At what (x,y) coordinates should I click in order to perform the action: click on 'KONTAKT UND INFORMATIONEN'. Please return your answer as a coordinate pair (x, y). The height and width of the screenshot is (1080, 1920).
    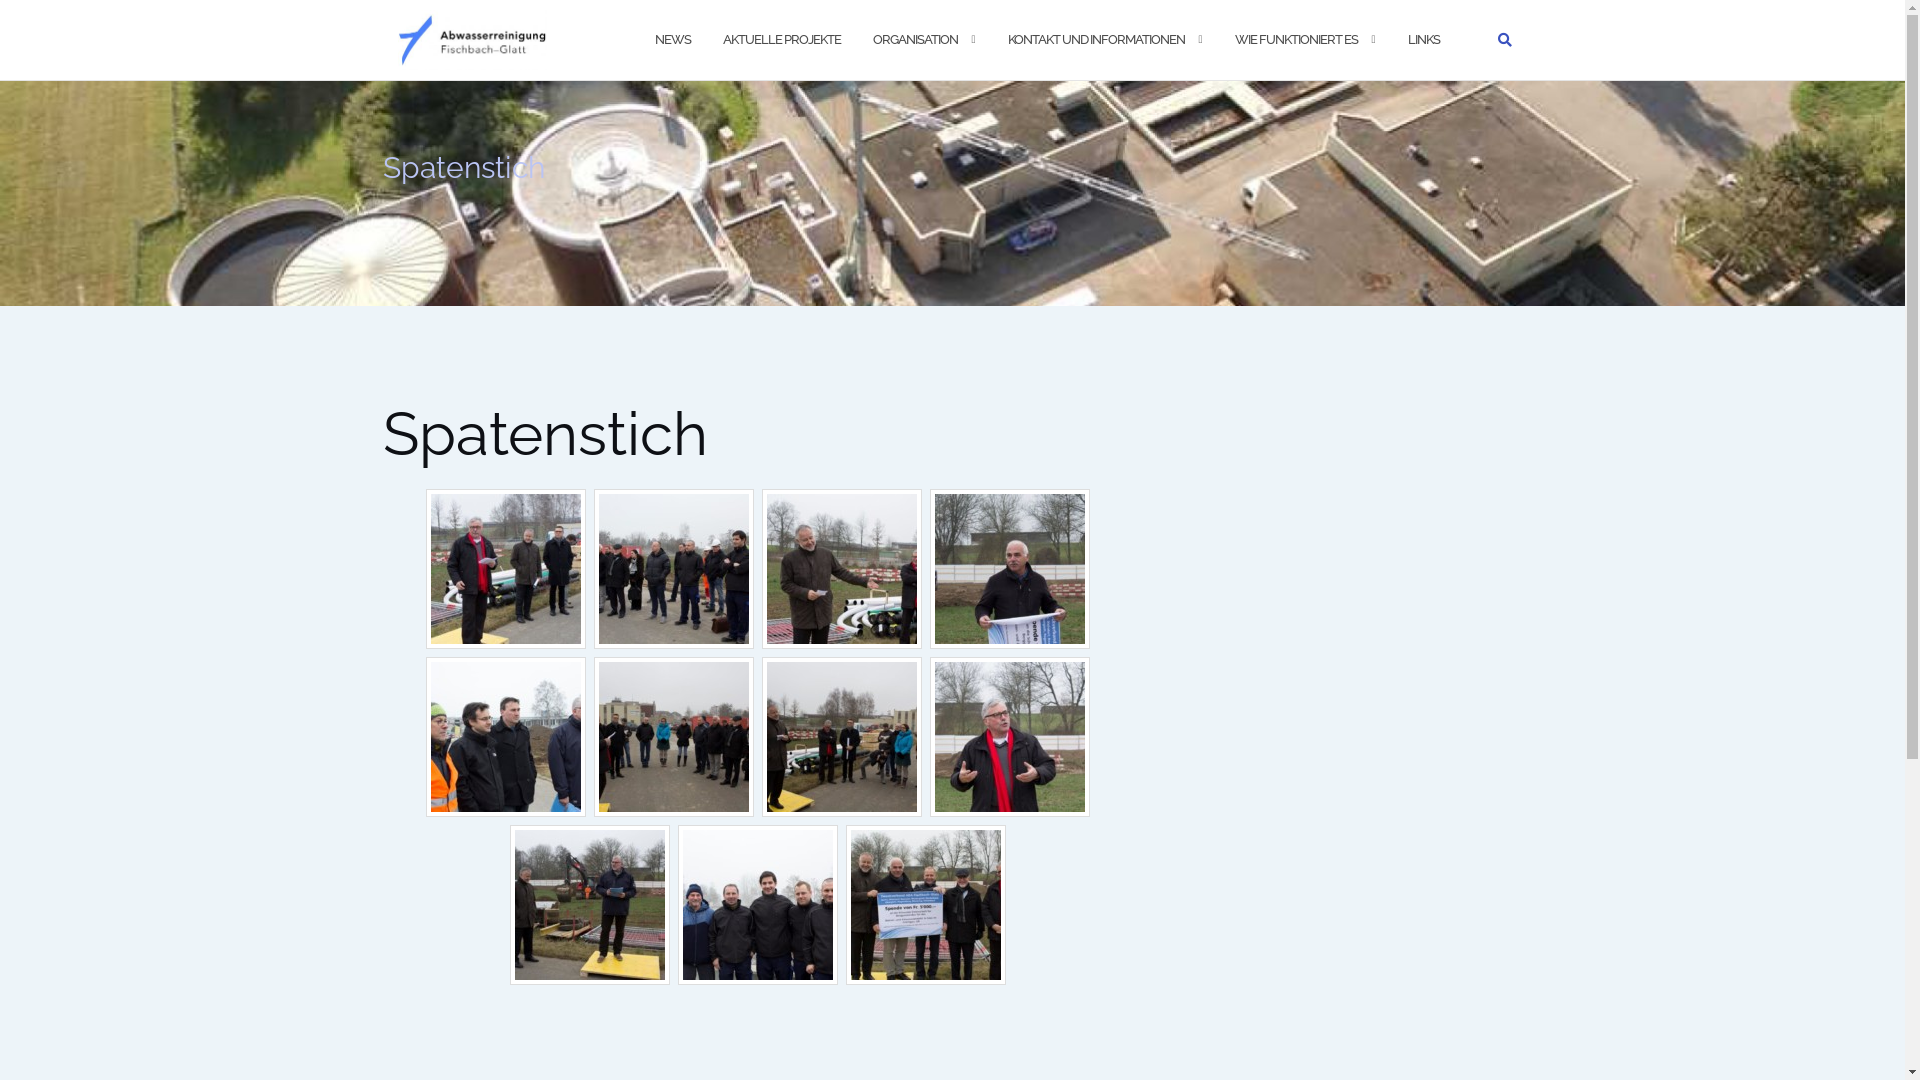
    Looking at the image, I should click on (1095, 40).